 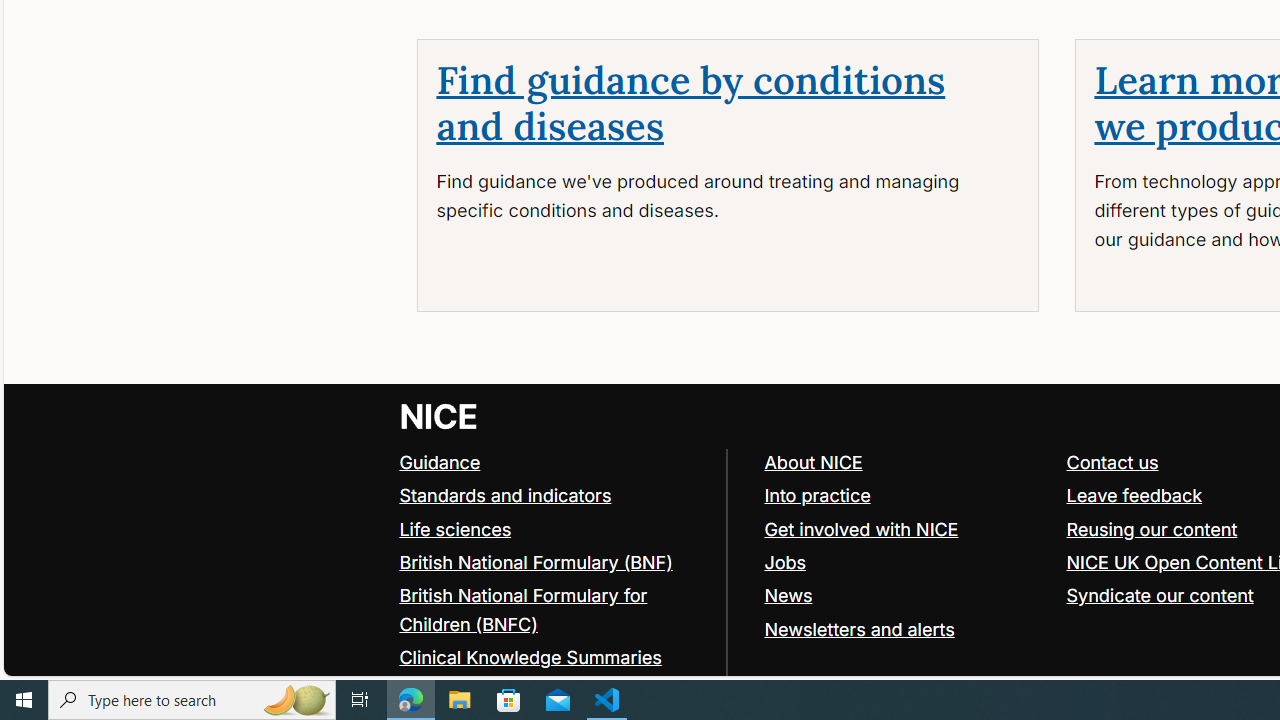 What do you see at coordinates (859, 627) in the screenshot?
I see `'Newsletters and alerts'` at bounding box center [859, 627].